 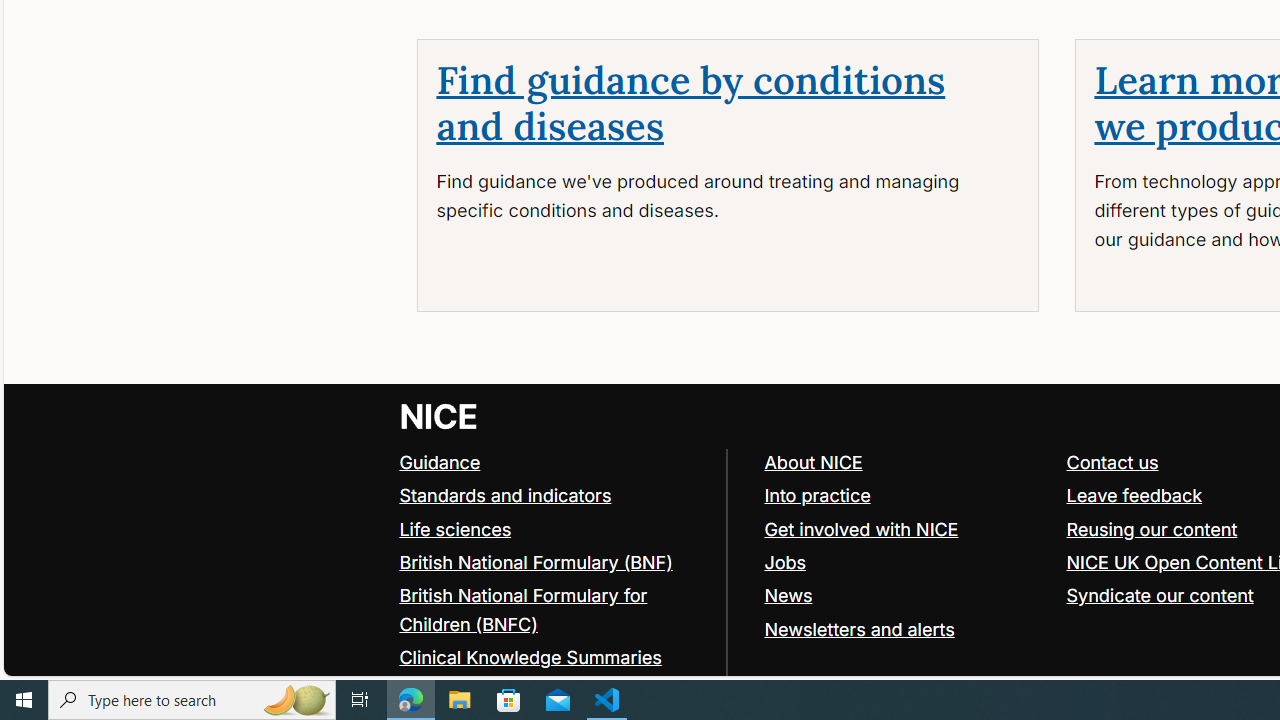 What do you see at coordinates (859, 627) in the screenshot?
I see `'Newsletters and alerts'` at bounding box center [859, 627].